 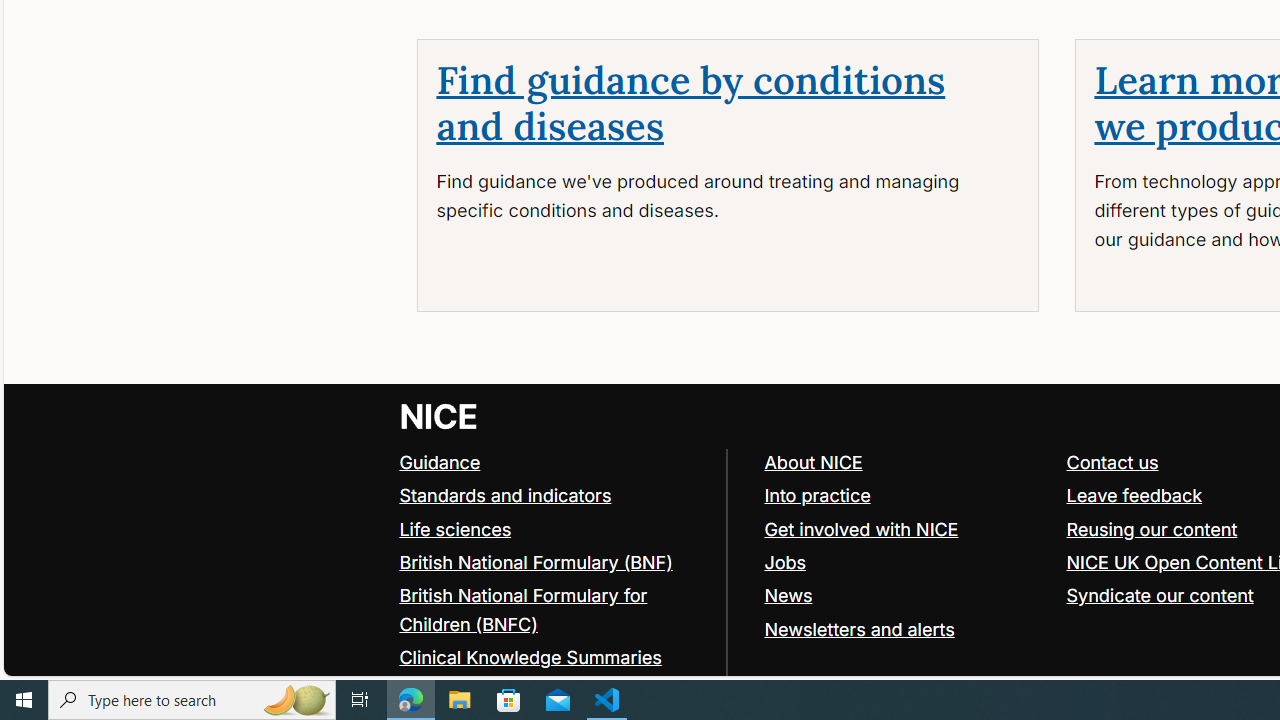 What do you see at coordinates (859, 627) in the screenshot?
I see `'Newsletters and alerts'` at bounding box center [859, 627].